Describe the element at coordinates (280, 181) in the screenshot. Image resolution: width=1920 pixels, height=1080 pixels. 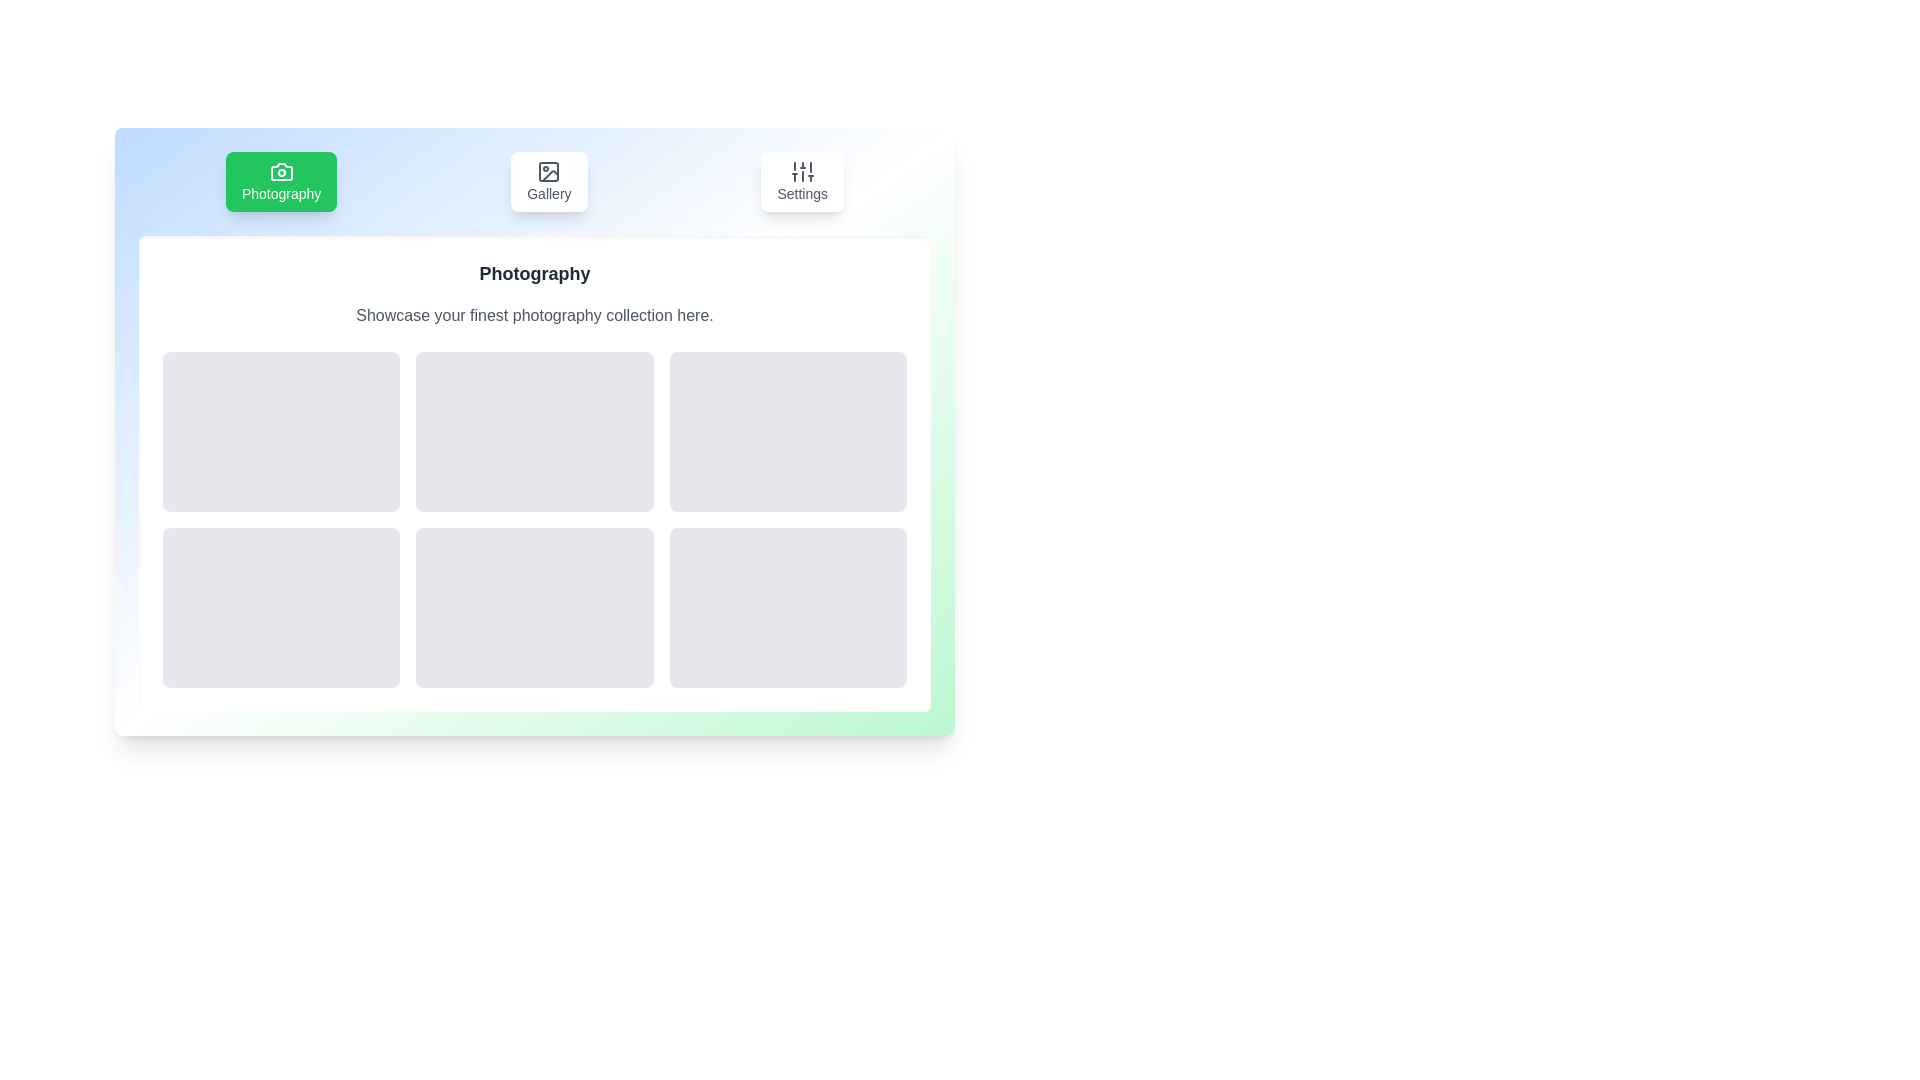
I see `the Photography tab to view its content` at that location.